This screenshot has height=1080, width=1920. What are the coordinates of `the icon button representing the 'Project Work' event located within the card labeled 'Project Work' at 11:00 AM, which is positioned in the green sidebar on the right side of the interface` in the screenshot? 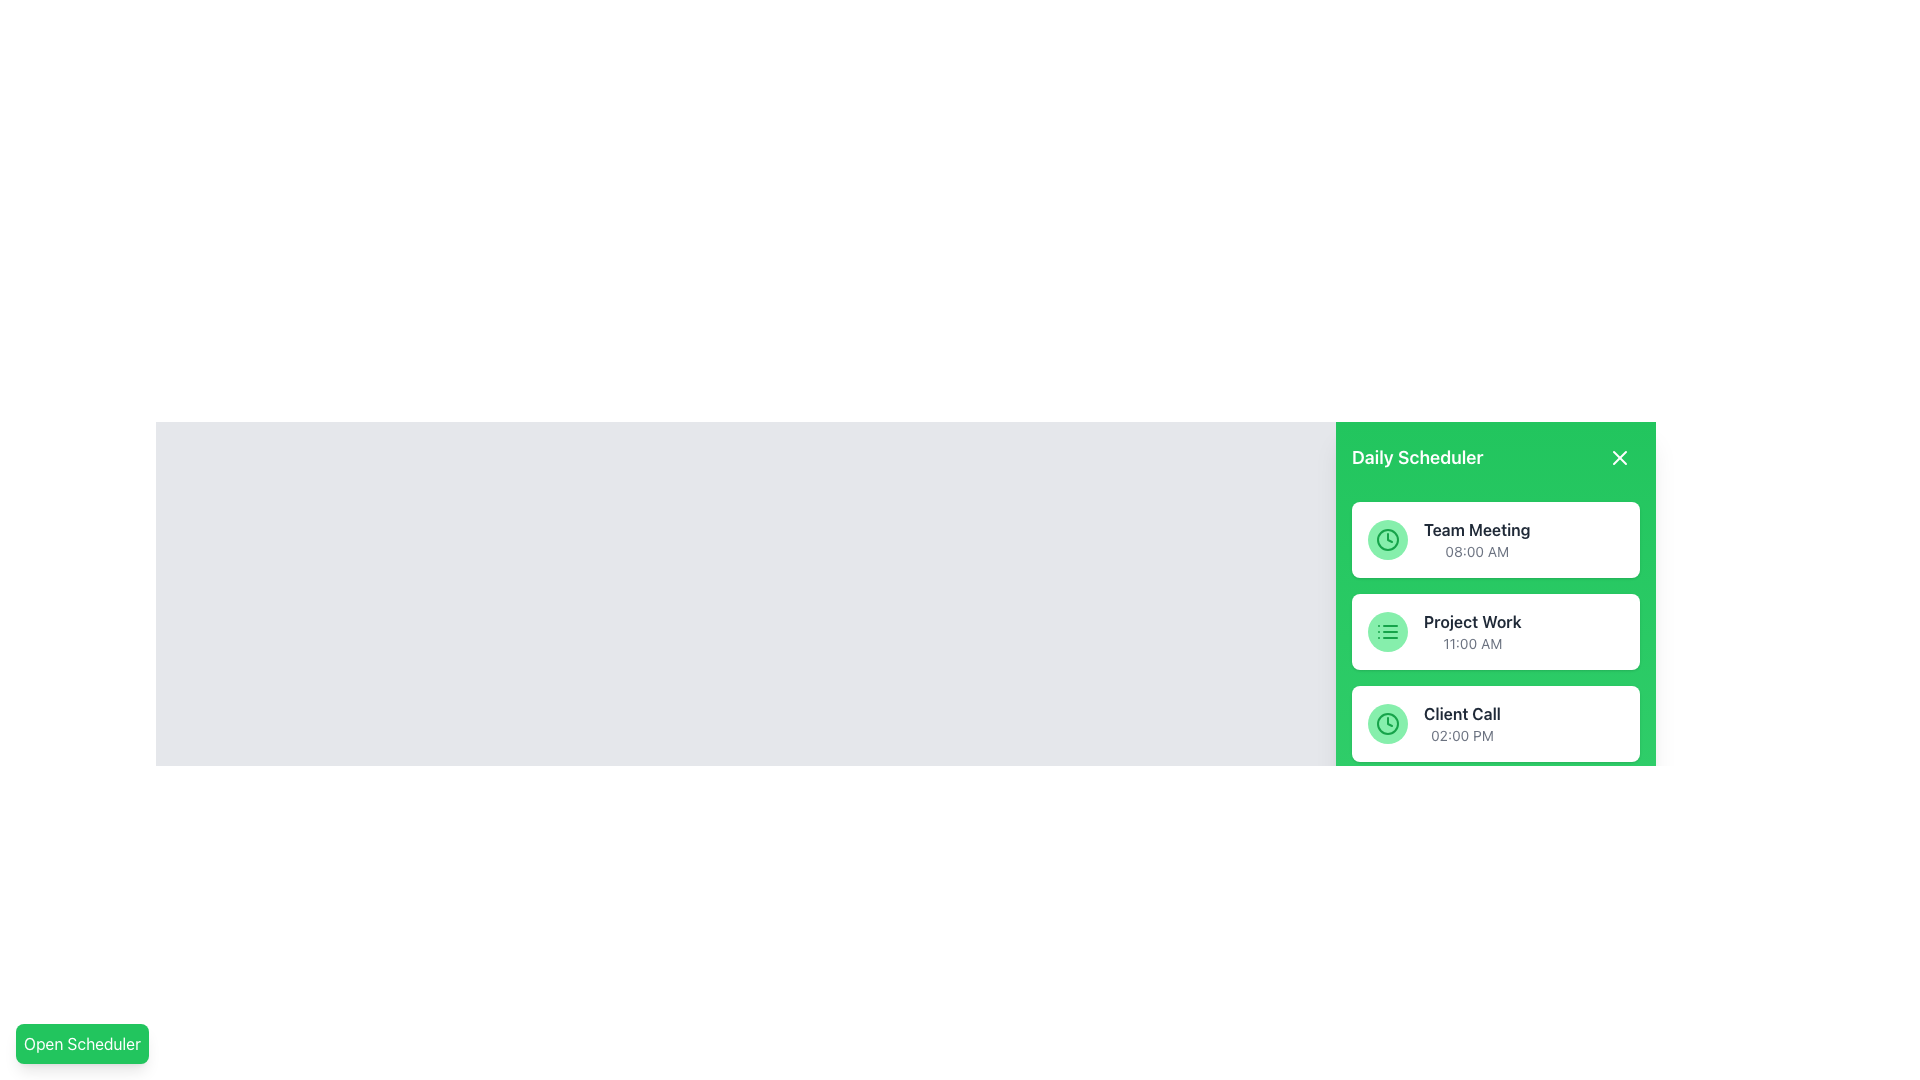 It's located at (1386, 632).